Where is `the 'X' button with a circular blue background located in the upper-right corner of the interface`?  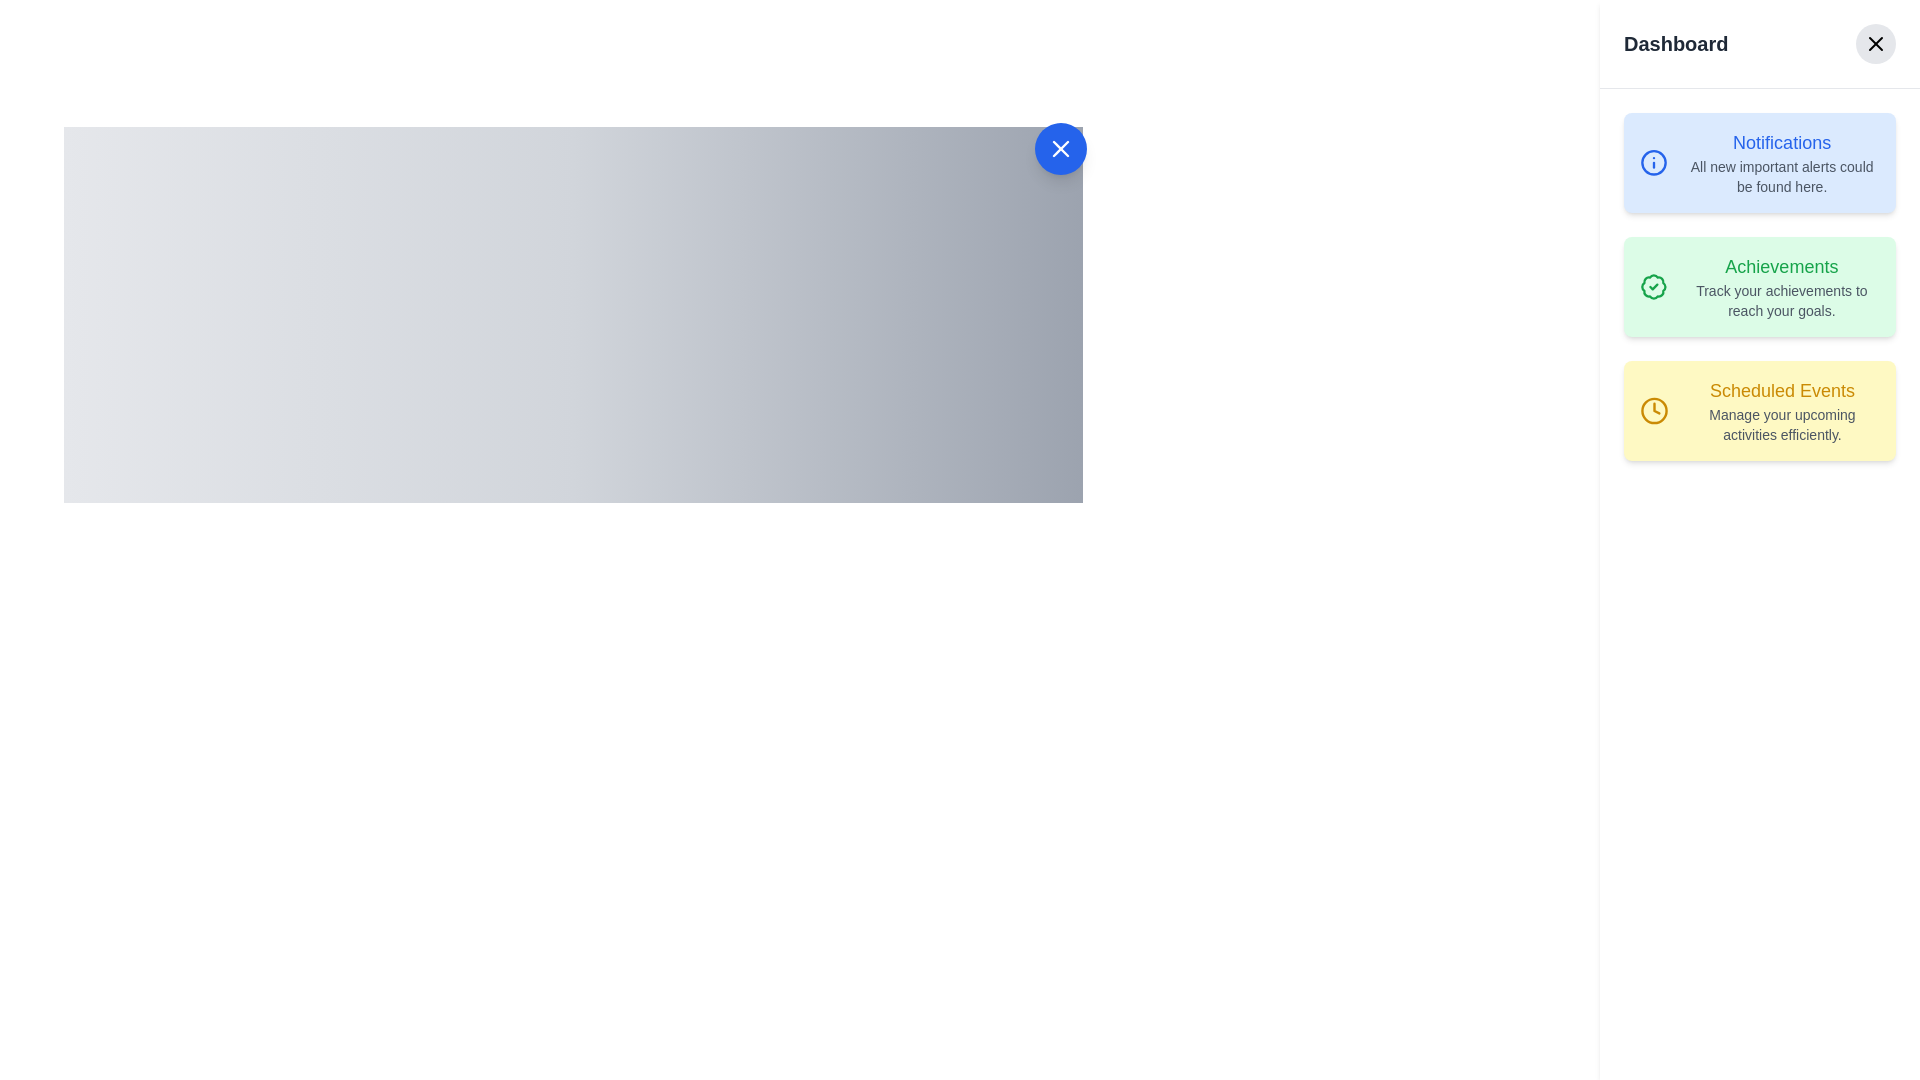 the 'X' button with a circular blue background located in the upper-right corner of the interface is located at coordinates (1059, 148).